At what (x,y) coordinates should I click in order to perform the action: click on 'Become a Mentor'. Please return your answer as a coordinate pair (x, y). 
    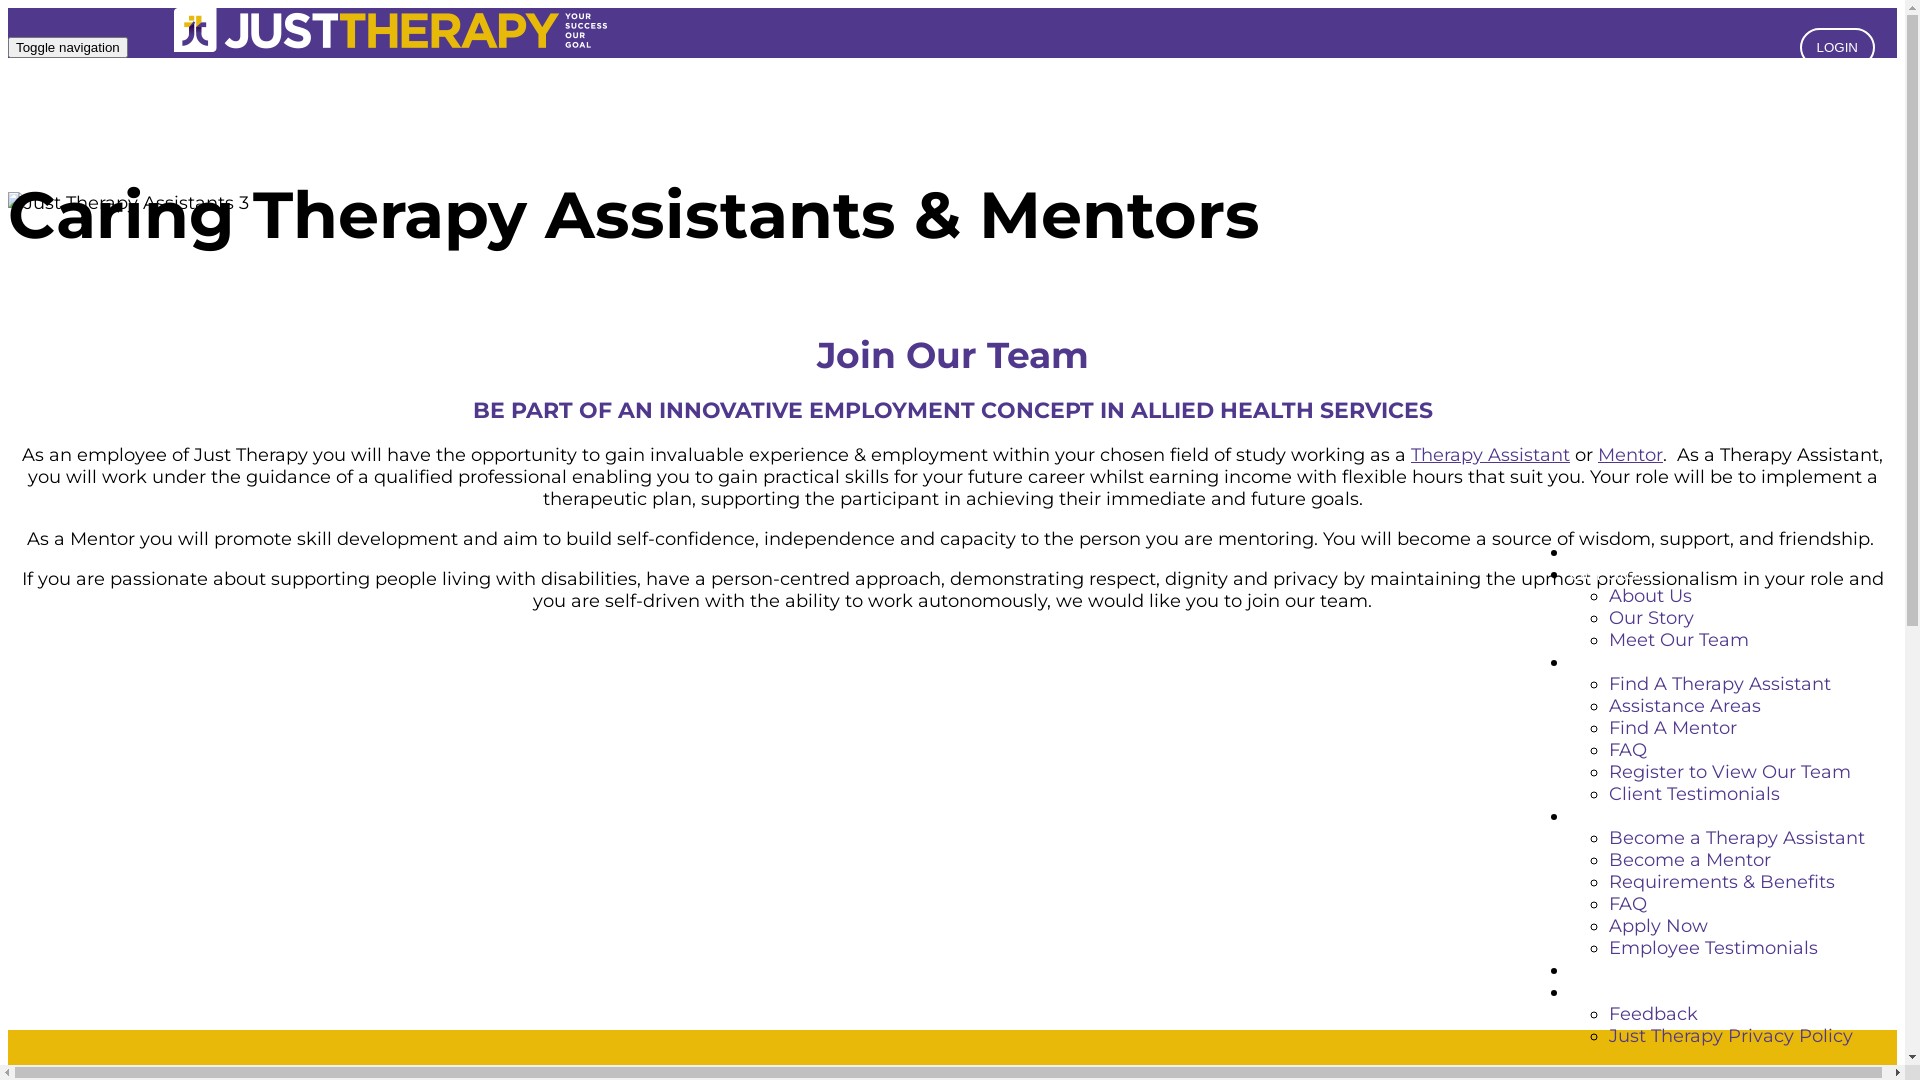
    Looking at the image, I should click on (1688, 859).